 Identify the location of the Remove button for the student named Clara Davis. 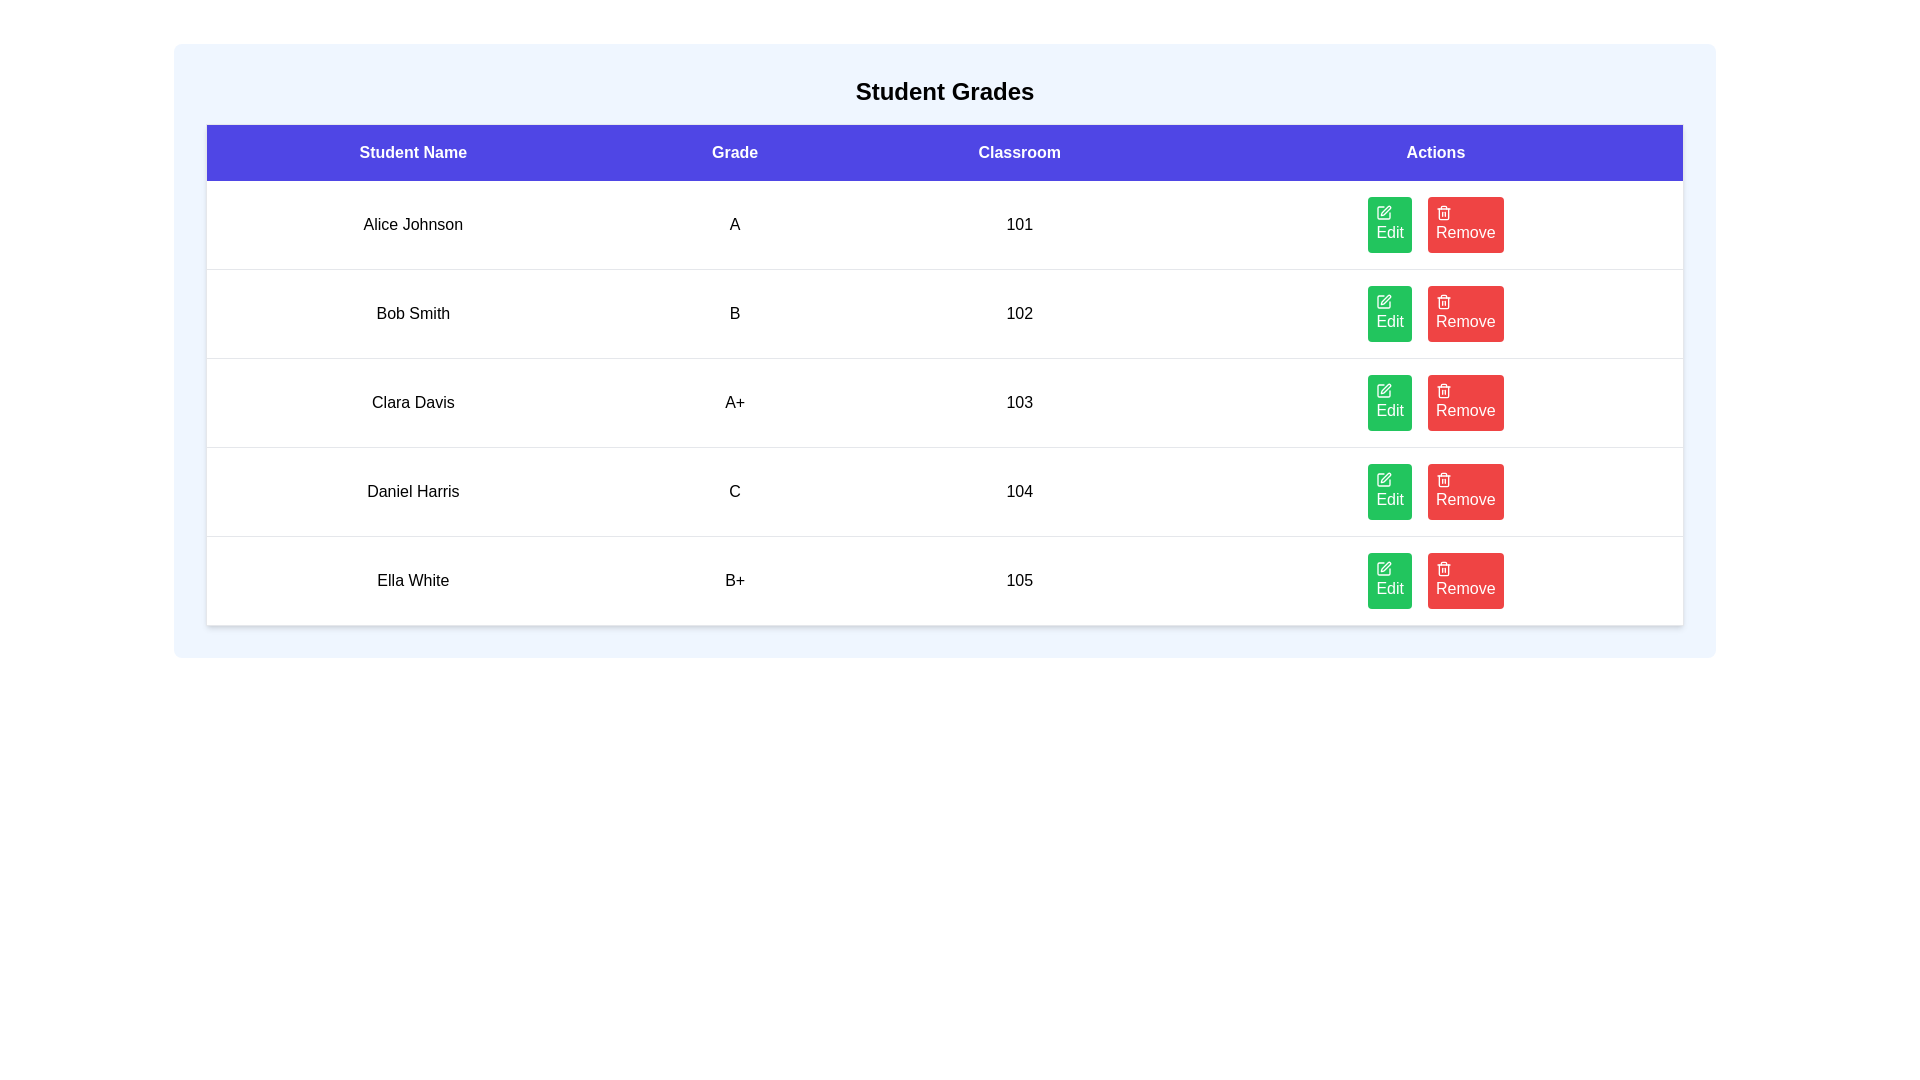
(1464, 402).